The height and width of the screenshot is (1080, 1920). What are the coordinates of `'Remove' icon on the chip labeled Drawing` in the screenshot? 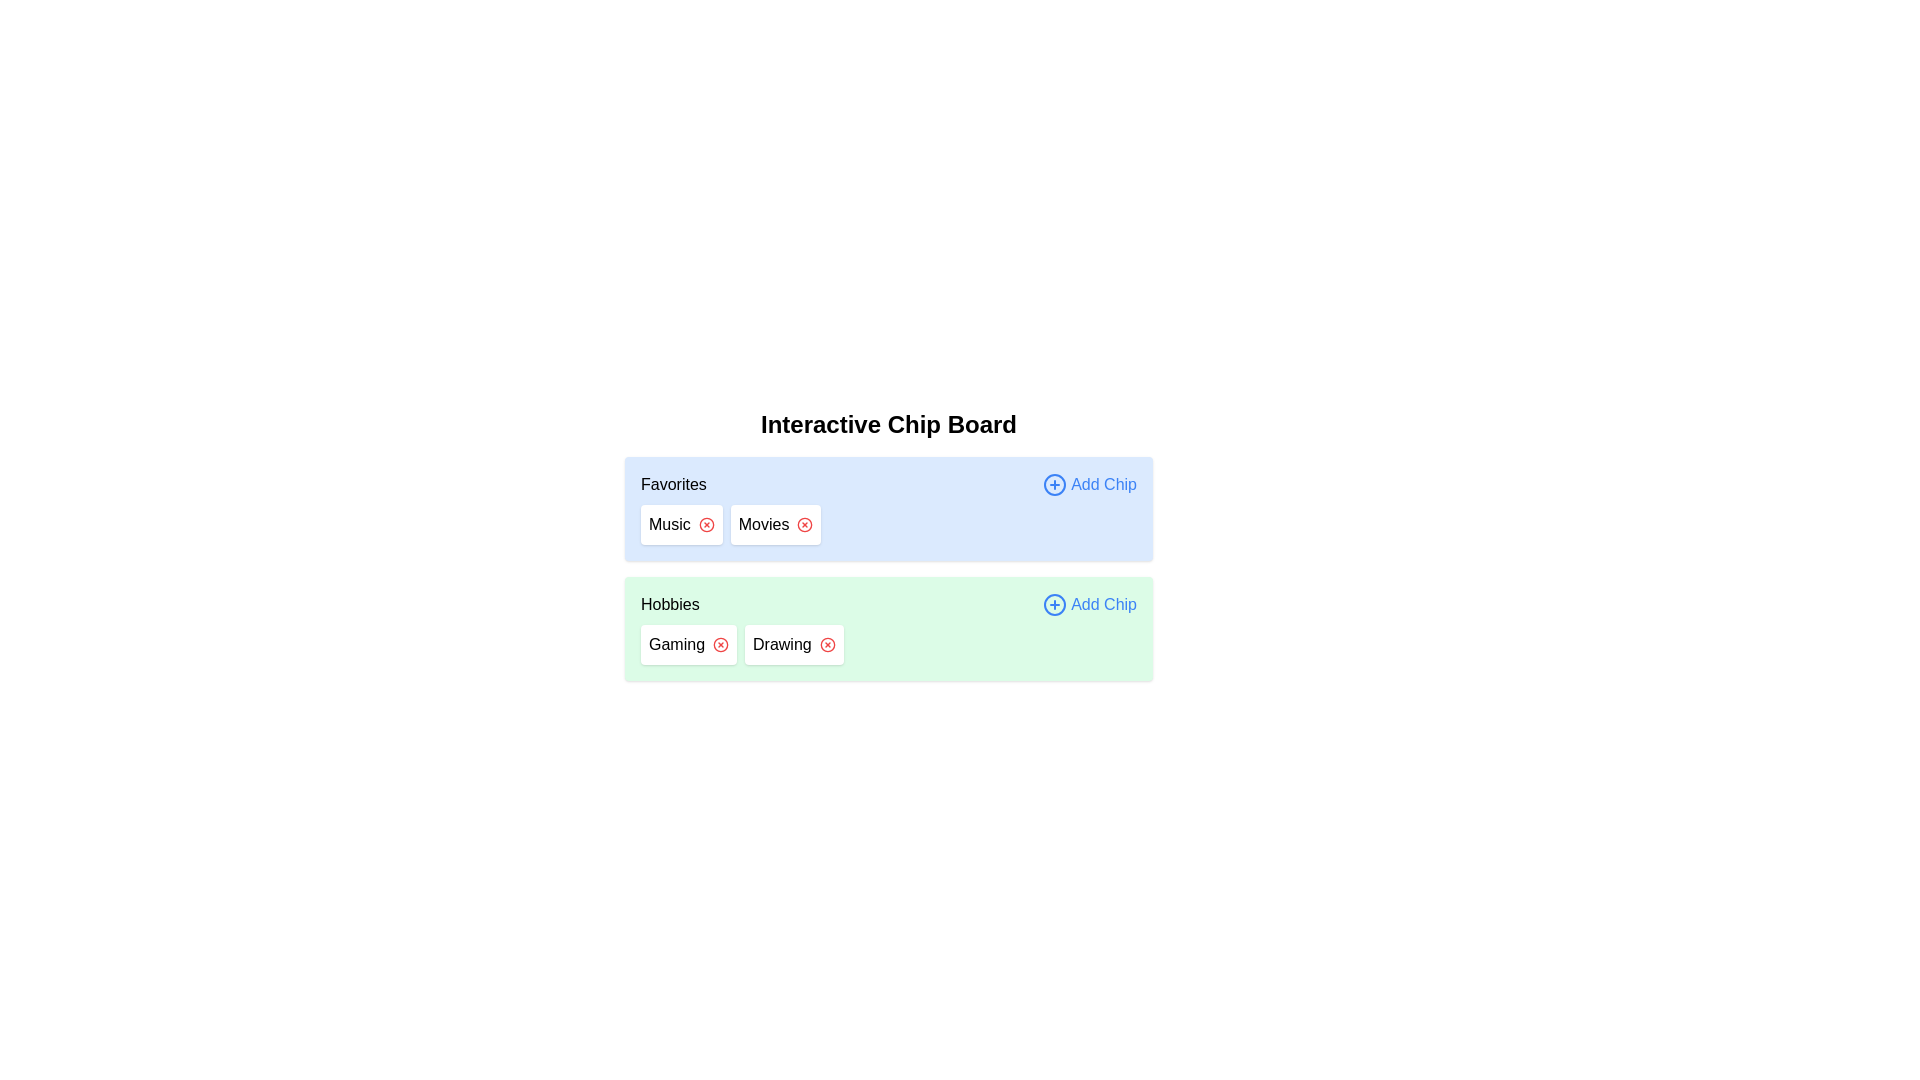 It's located at (827, 644).